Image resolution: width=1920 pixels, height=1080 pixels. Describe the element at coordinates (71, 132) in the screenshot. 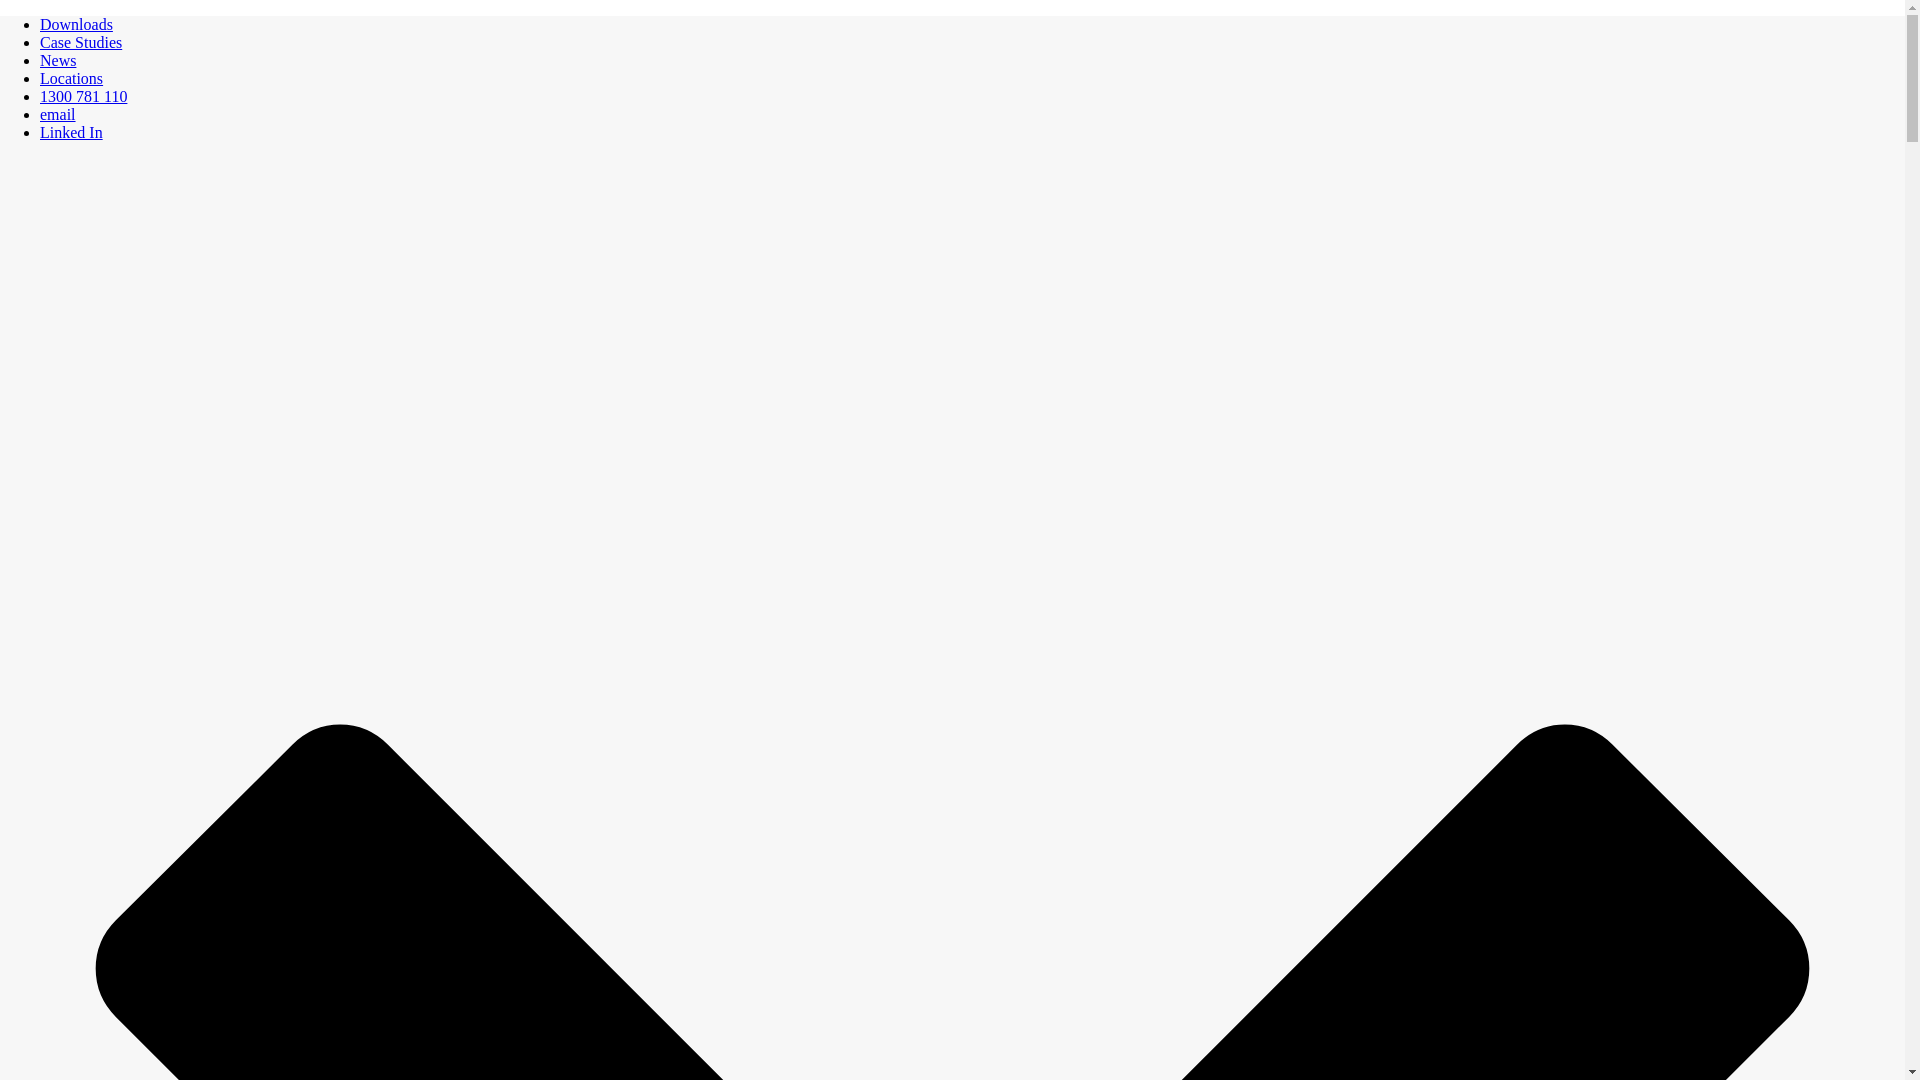

I see `'Linked In'` at that location.